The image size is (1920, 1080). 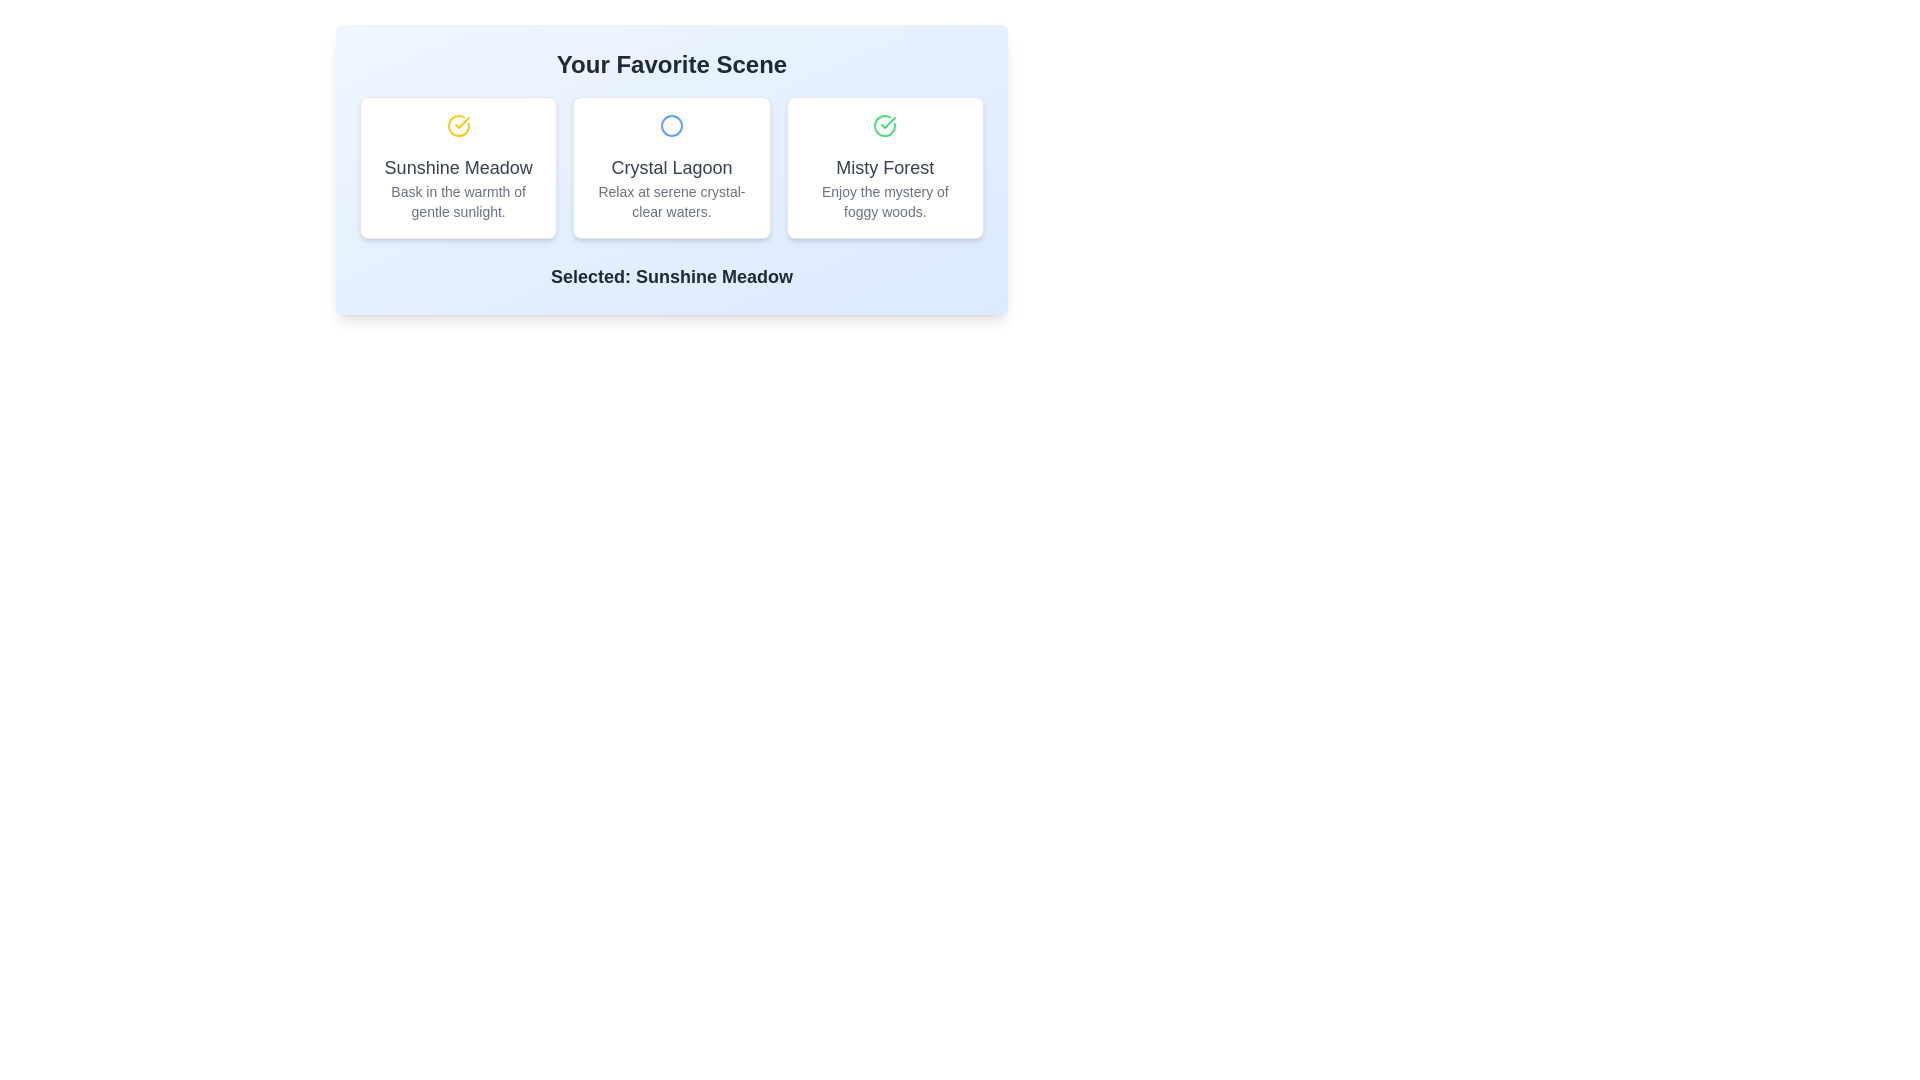 I want to click on the circular checkmark icon within the rightmost card labeled 'Sunshine Meadow' to confirm the selection state, so click(x=887, y=123).